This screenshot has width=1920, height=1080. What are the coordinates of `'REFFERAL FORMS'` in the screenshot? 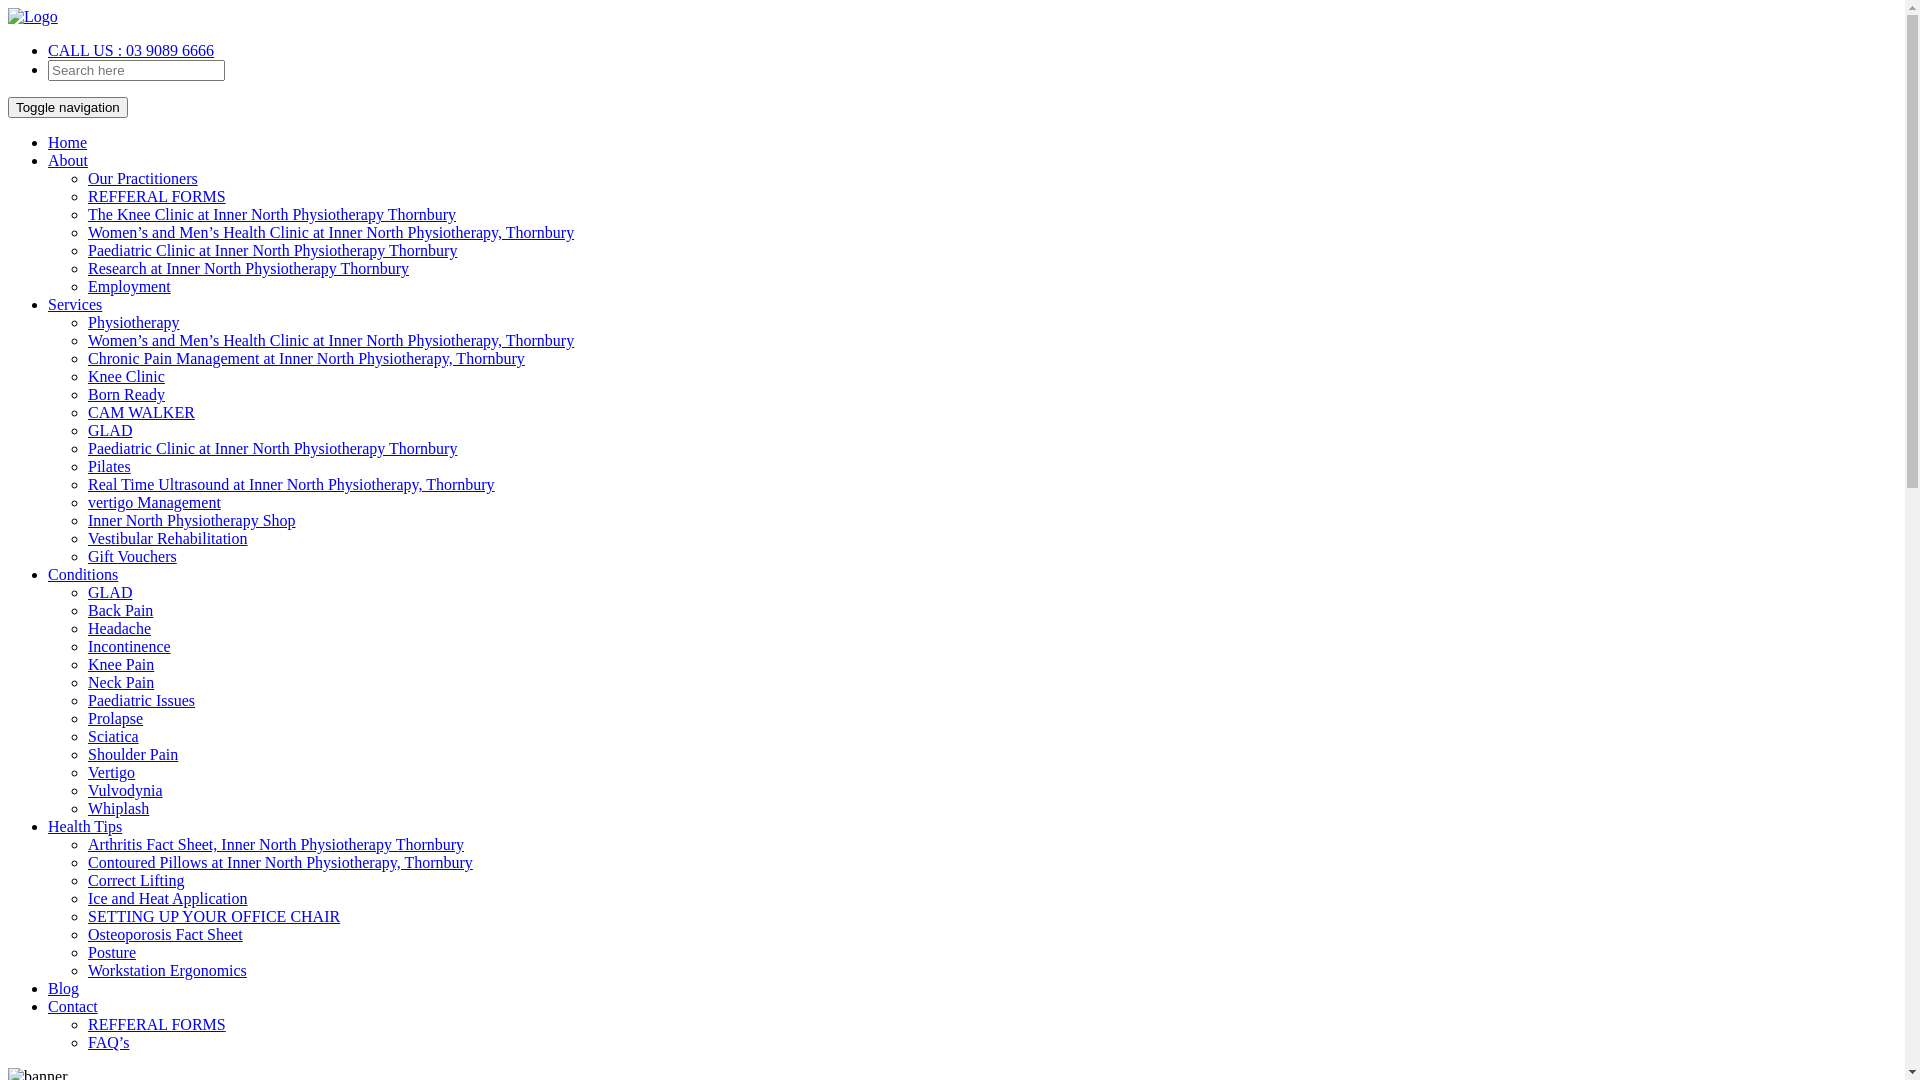 It's located at (156, 196).